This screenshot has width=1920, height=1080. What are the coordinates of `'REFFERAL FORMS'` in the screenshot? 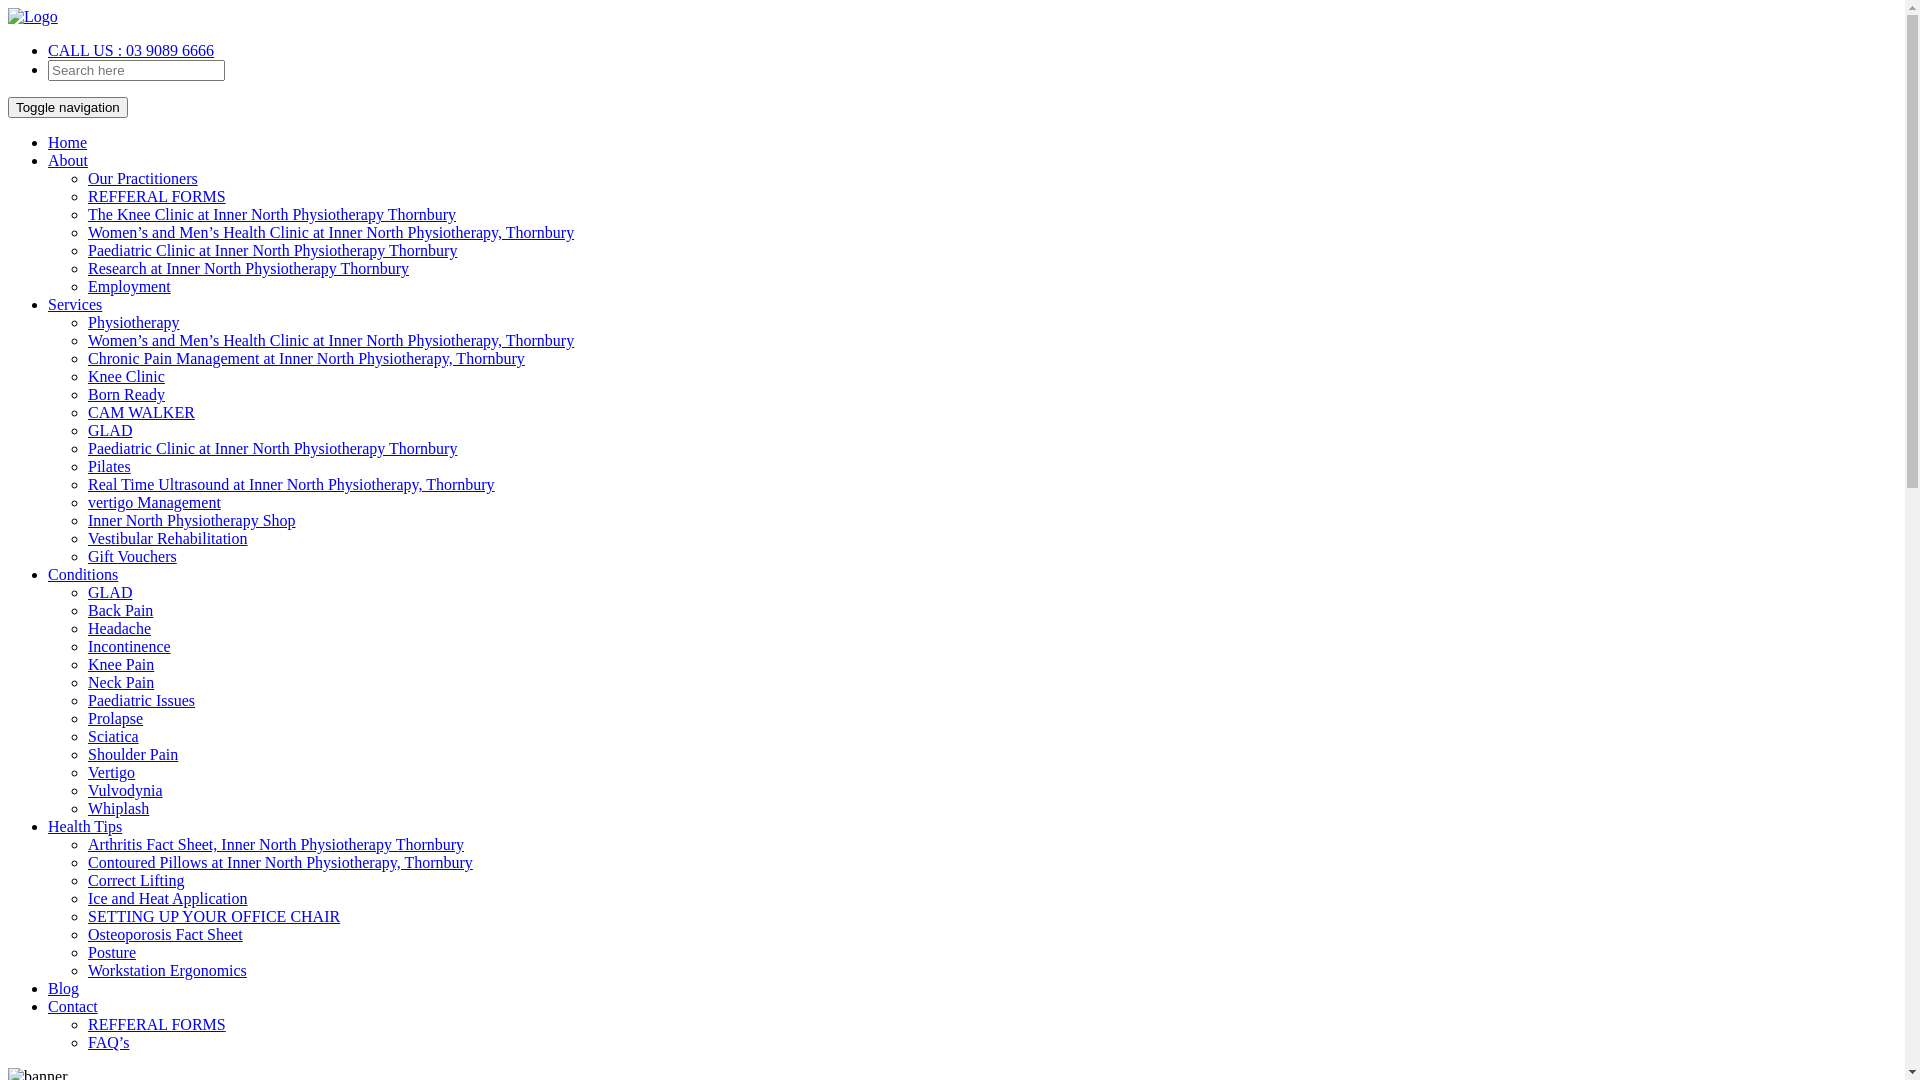 It's located at (156, 196).